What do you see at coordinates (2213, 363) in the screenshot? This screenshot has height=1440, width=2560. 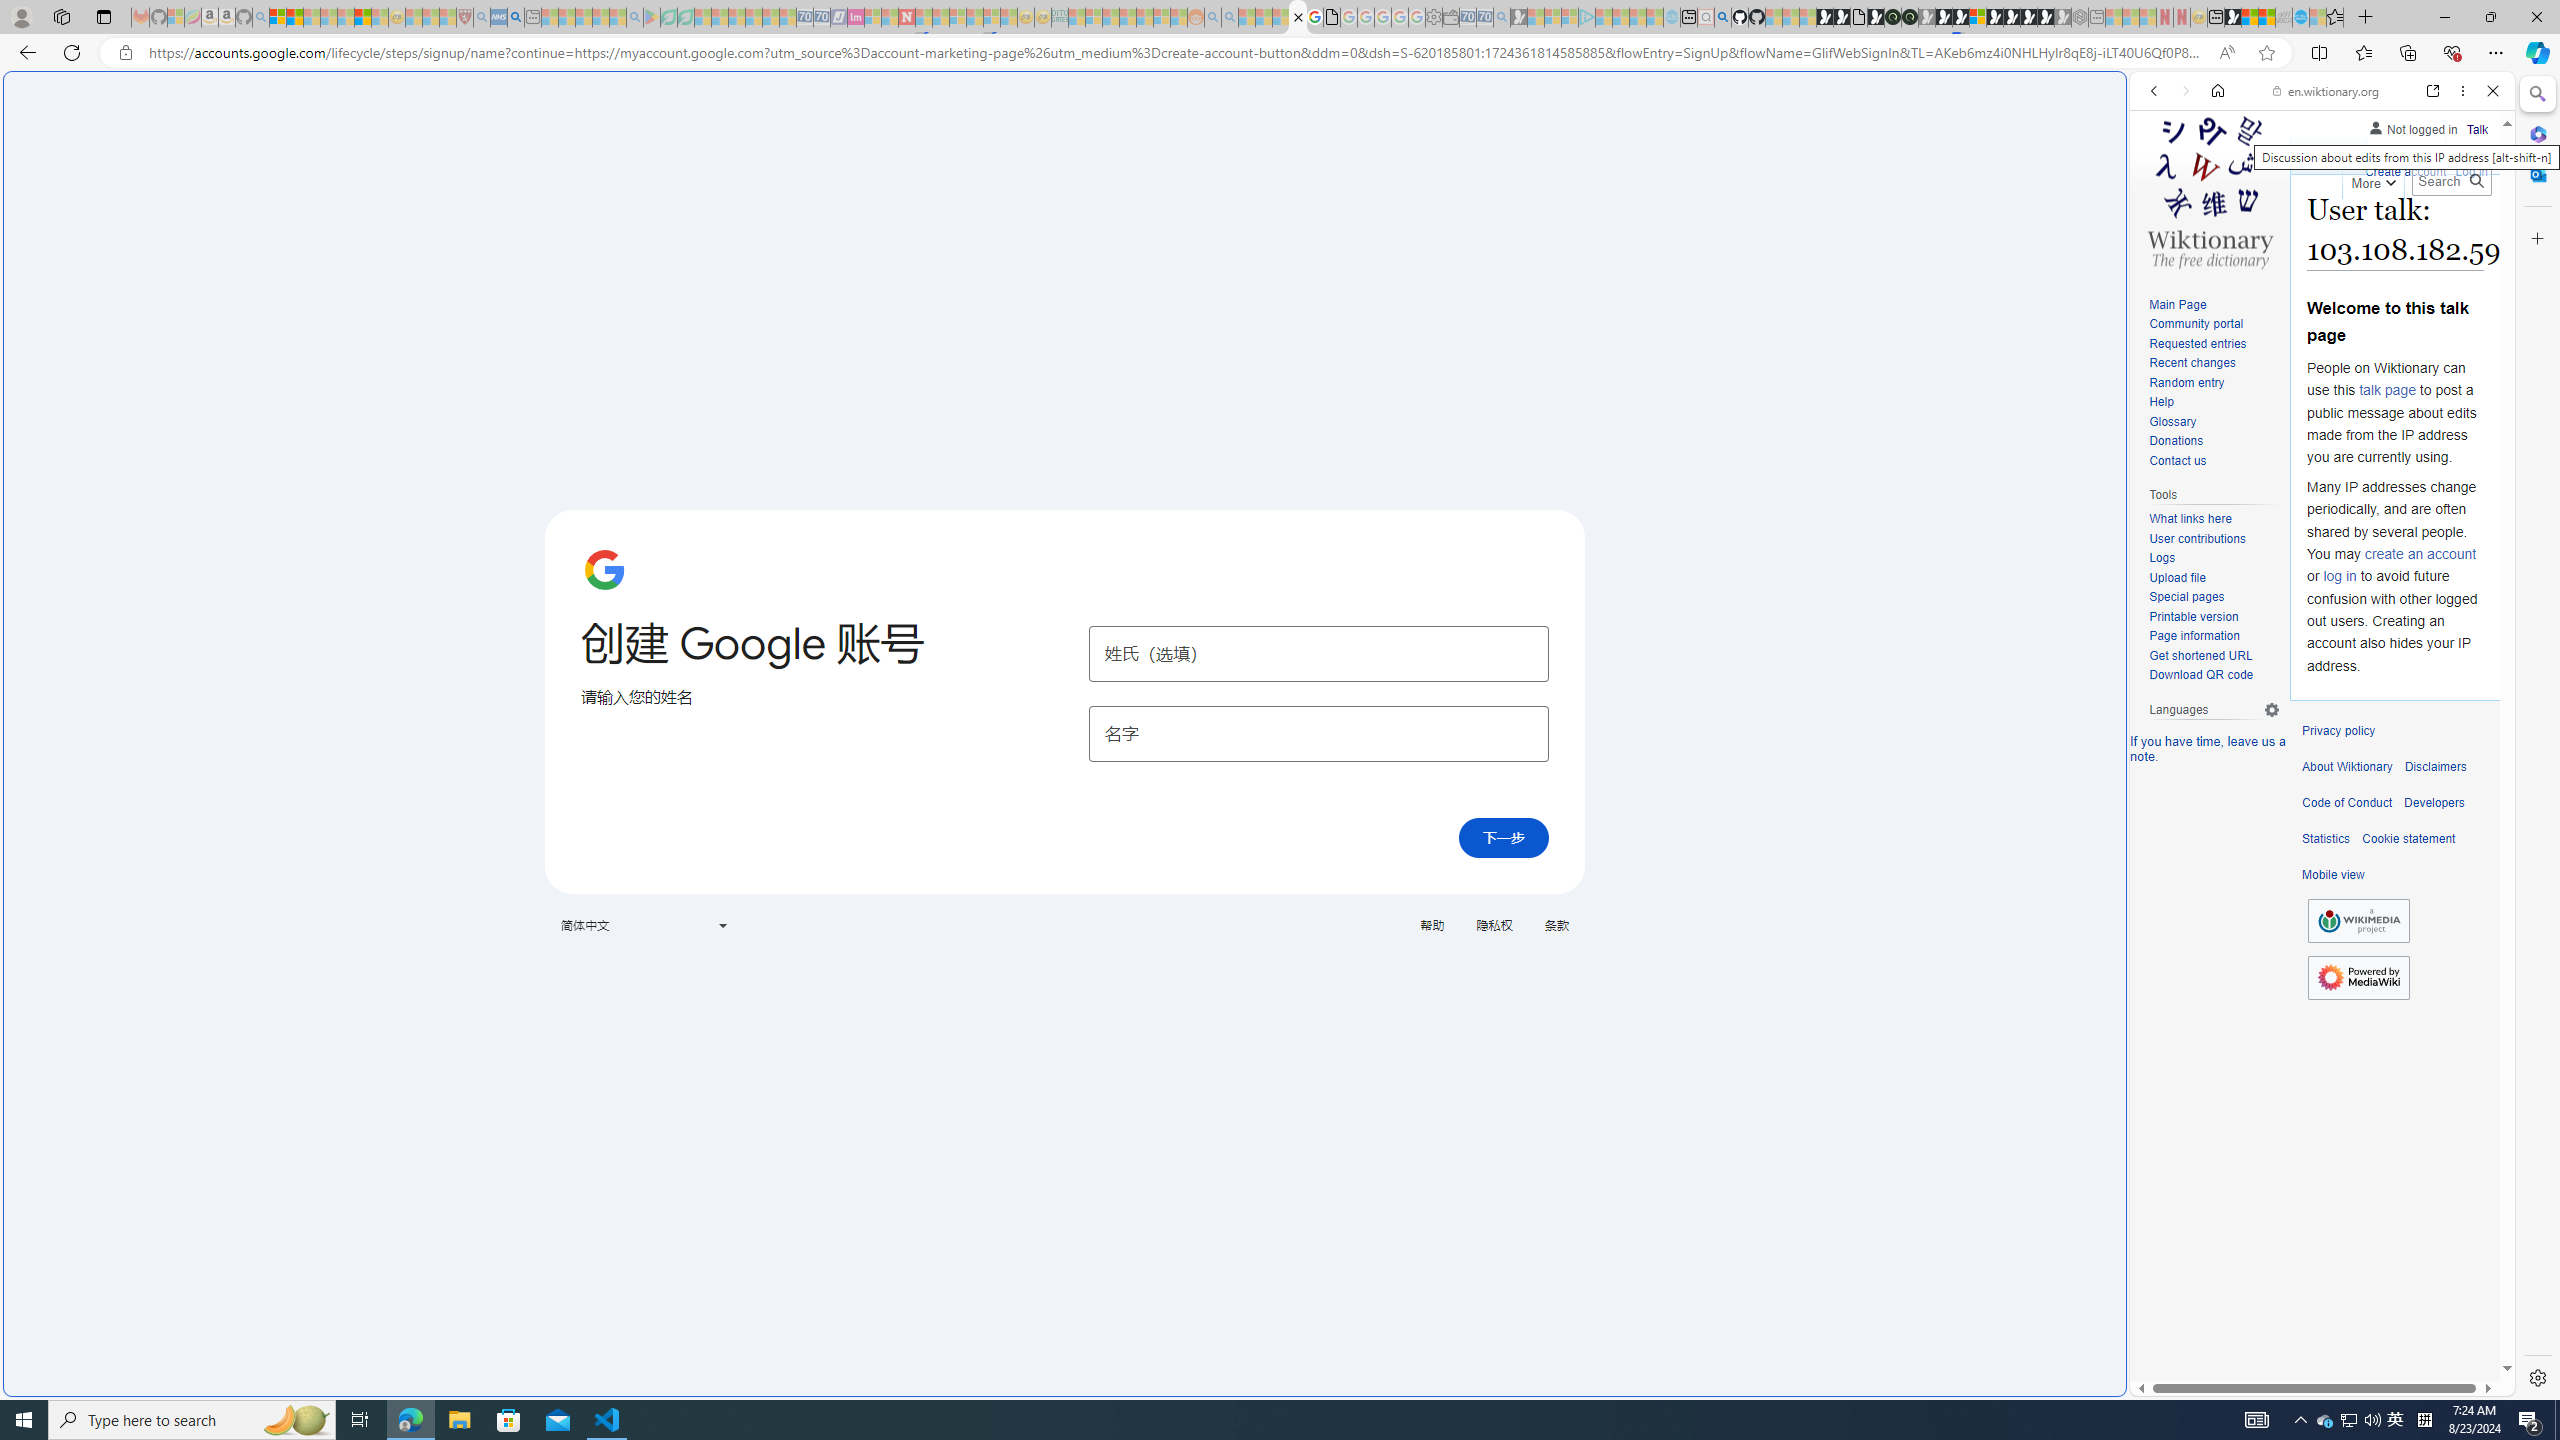 I see `'Recent changes'` at bounding box center [2213, 363].